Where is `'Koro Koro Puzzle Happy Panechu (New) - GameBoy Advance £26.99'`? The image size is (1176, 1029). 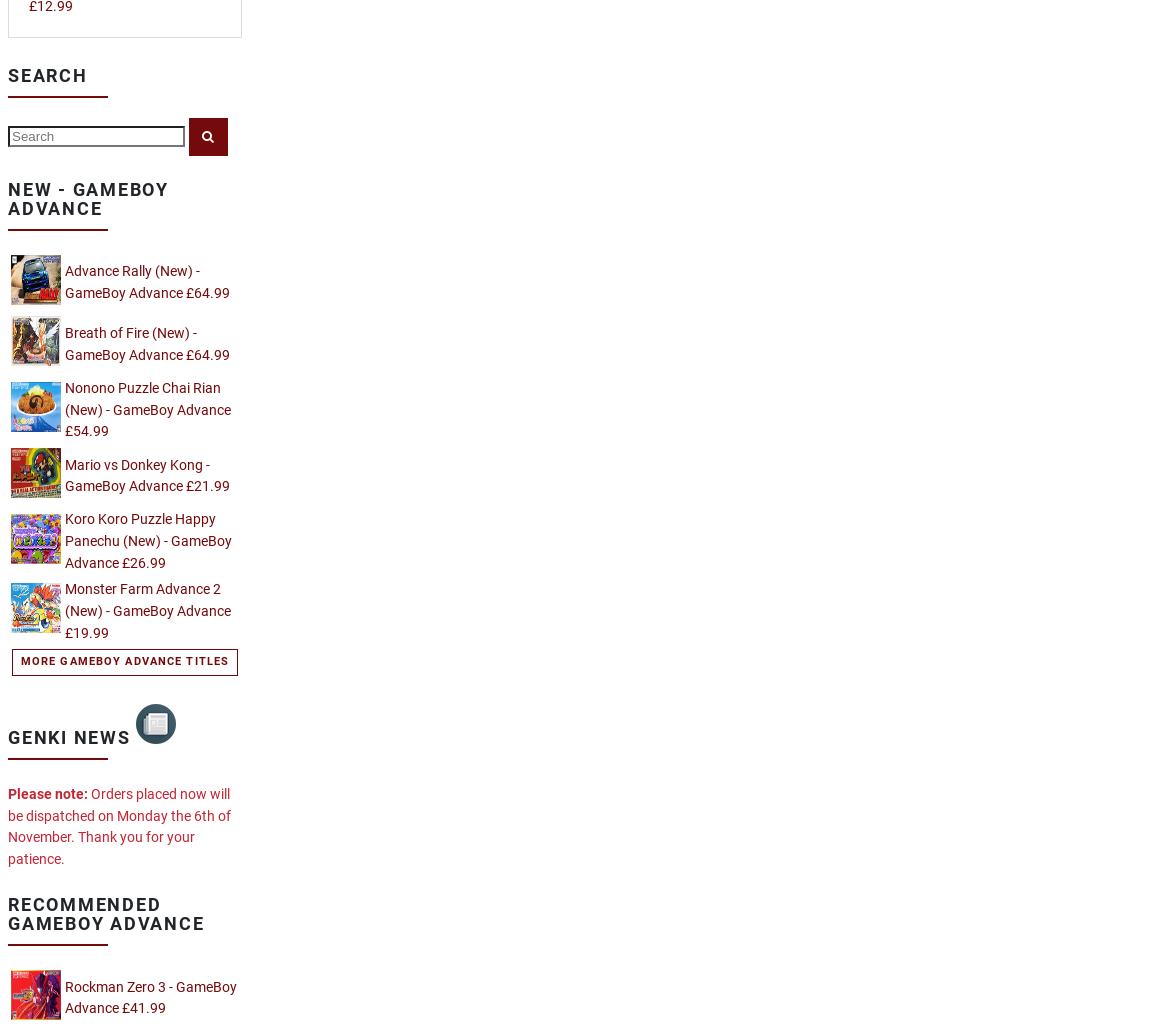 'Koro Koro Puzzle Happy Panechu (New) - GameBoy Advance £26.99' is located at coordinates (148, 540).